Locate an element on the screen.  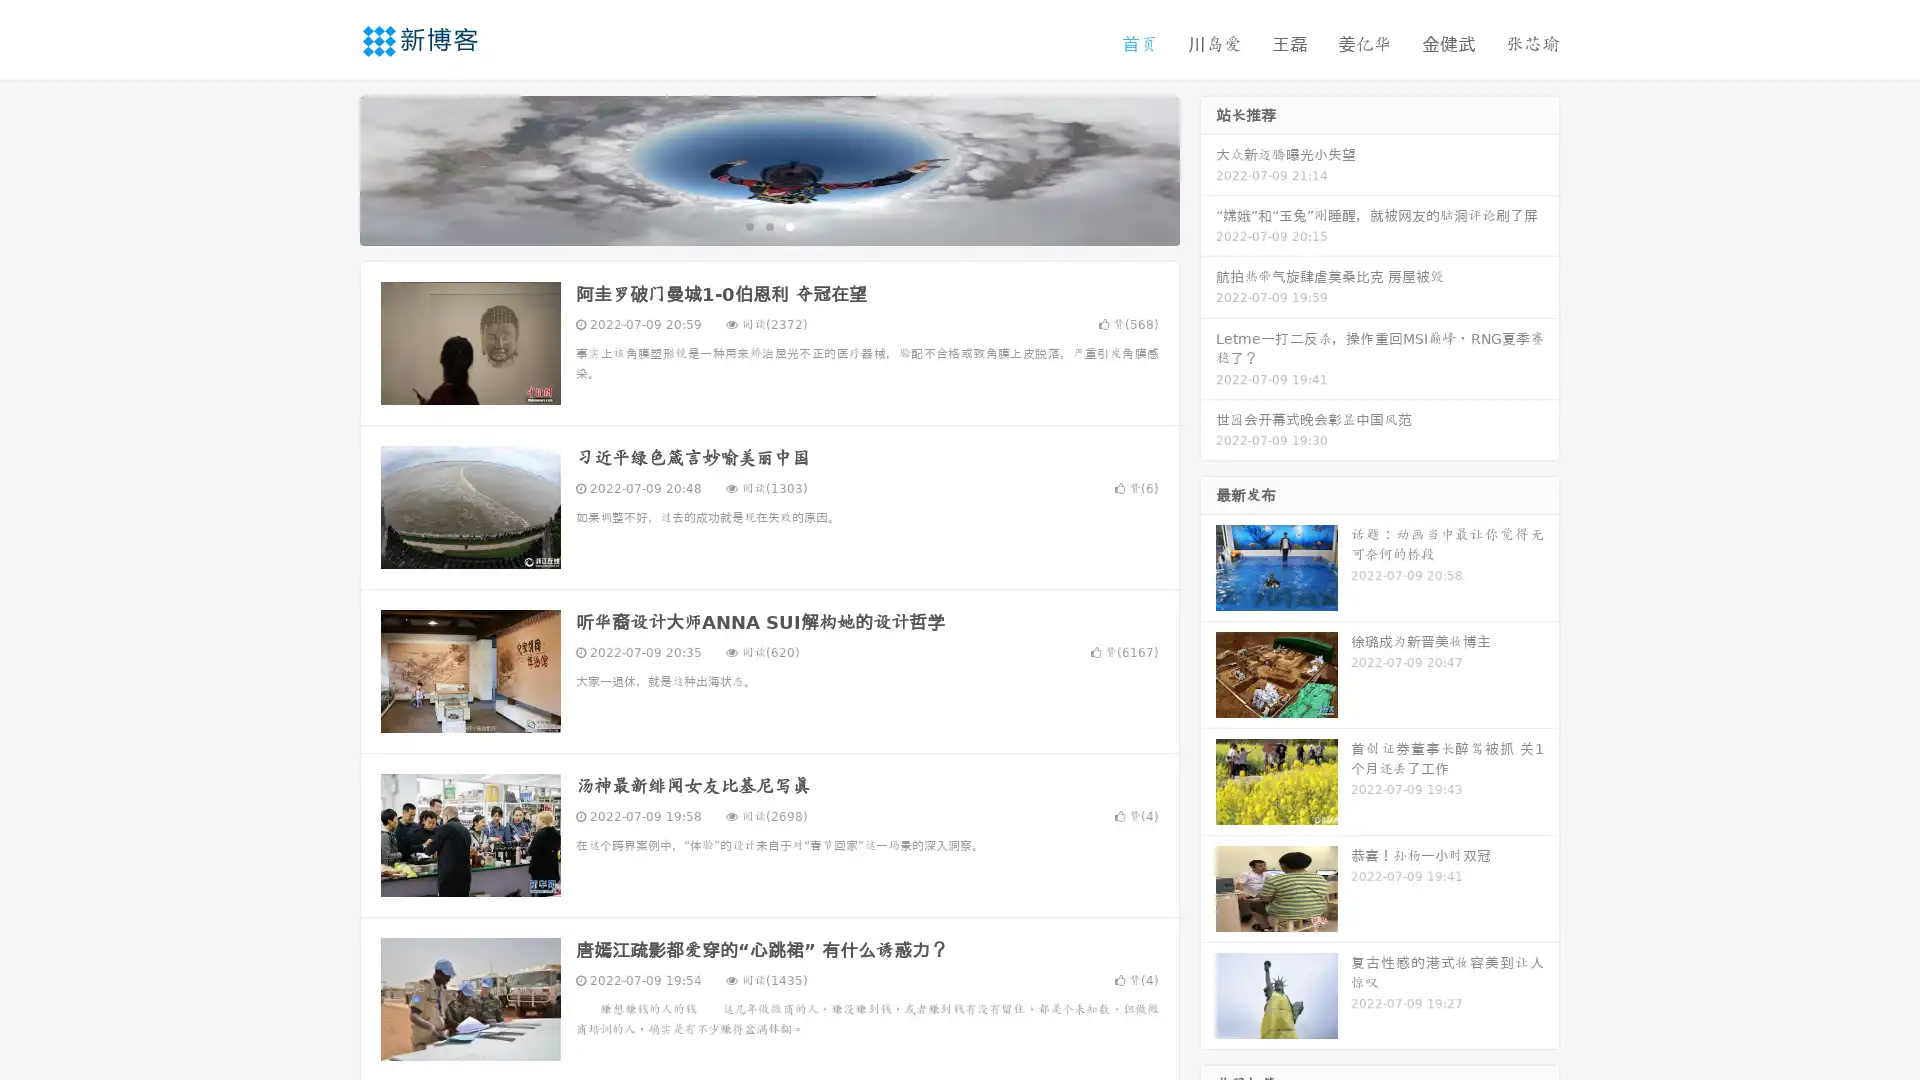
Go to slide 1 is located at coordinates (748, 225).